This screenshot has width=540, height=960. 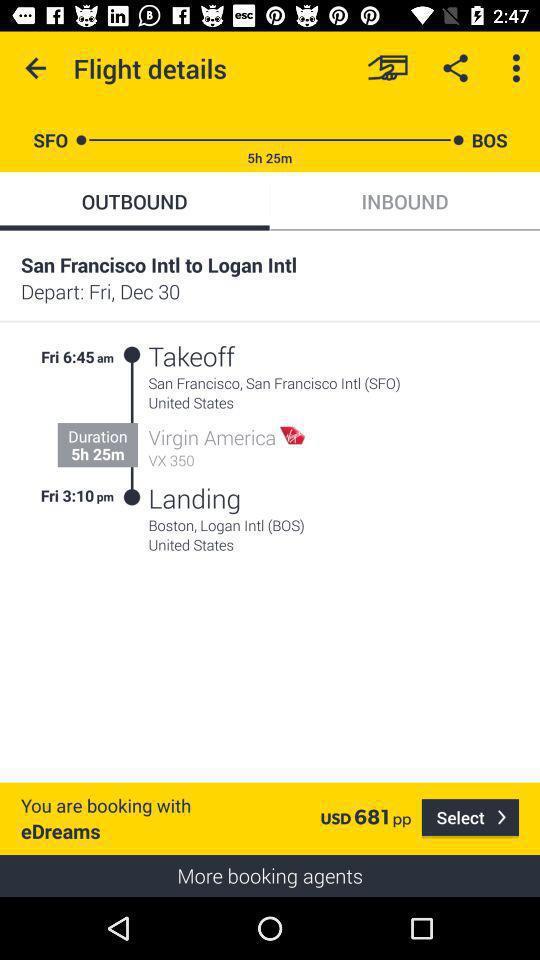 What do you see at coordinates (106, 354) in the screenshot?
I see `am` at bounding box center [106, 354].